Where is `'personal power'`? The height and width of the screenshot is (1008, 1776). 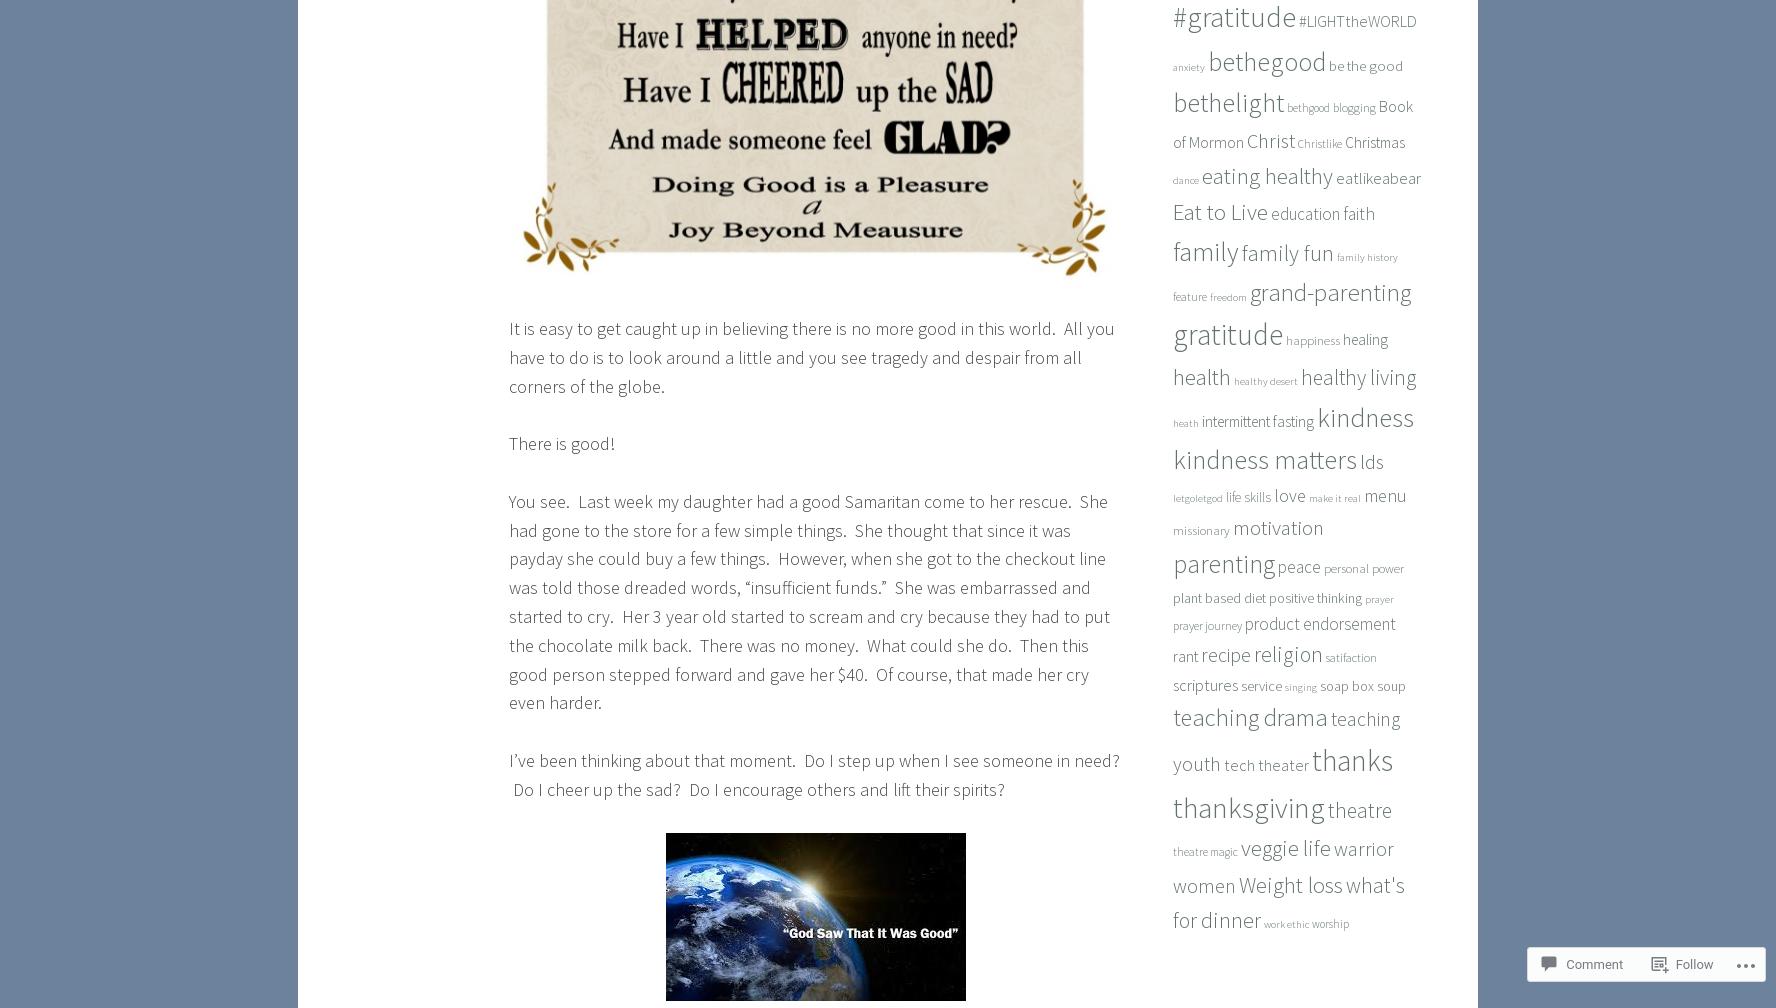
'personal power' is located at coordinates (1362, 568).